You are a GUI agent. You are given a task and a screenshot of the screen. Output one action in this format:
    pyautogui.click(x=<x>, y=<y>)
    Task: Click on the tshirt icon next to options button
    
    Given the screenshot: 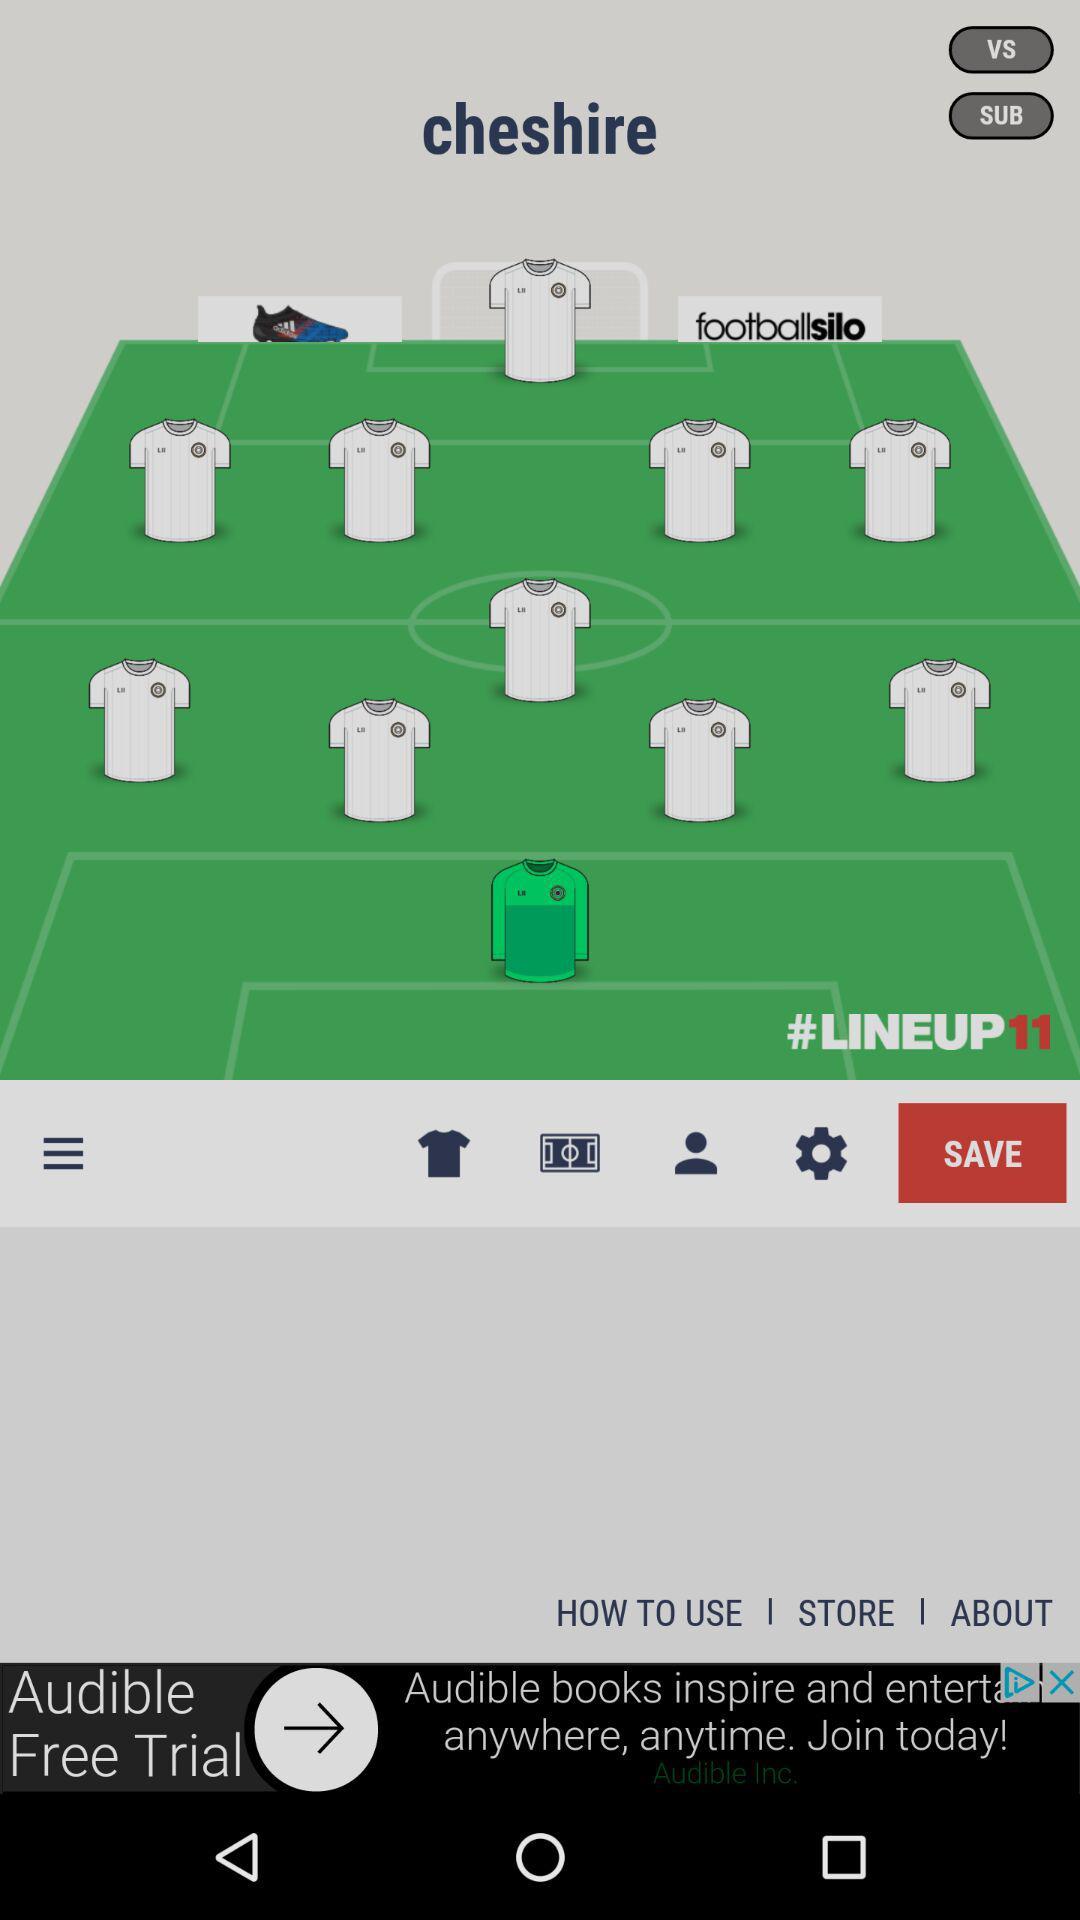 What is the action you would take?
    pyautogui.click(x=442, y=1153)
    